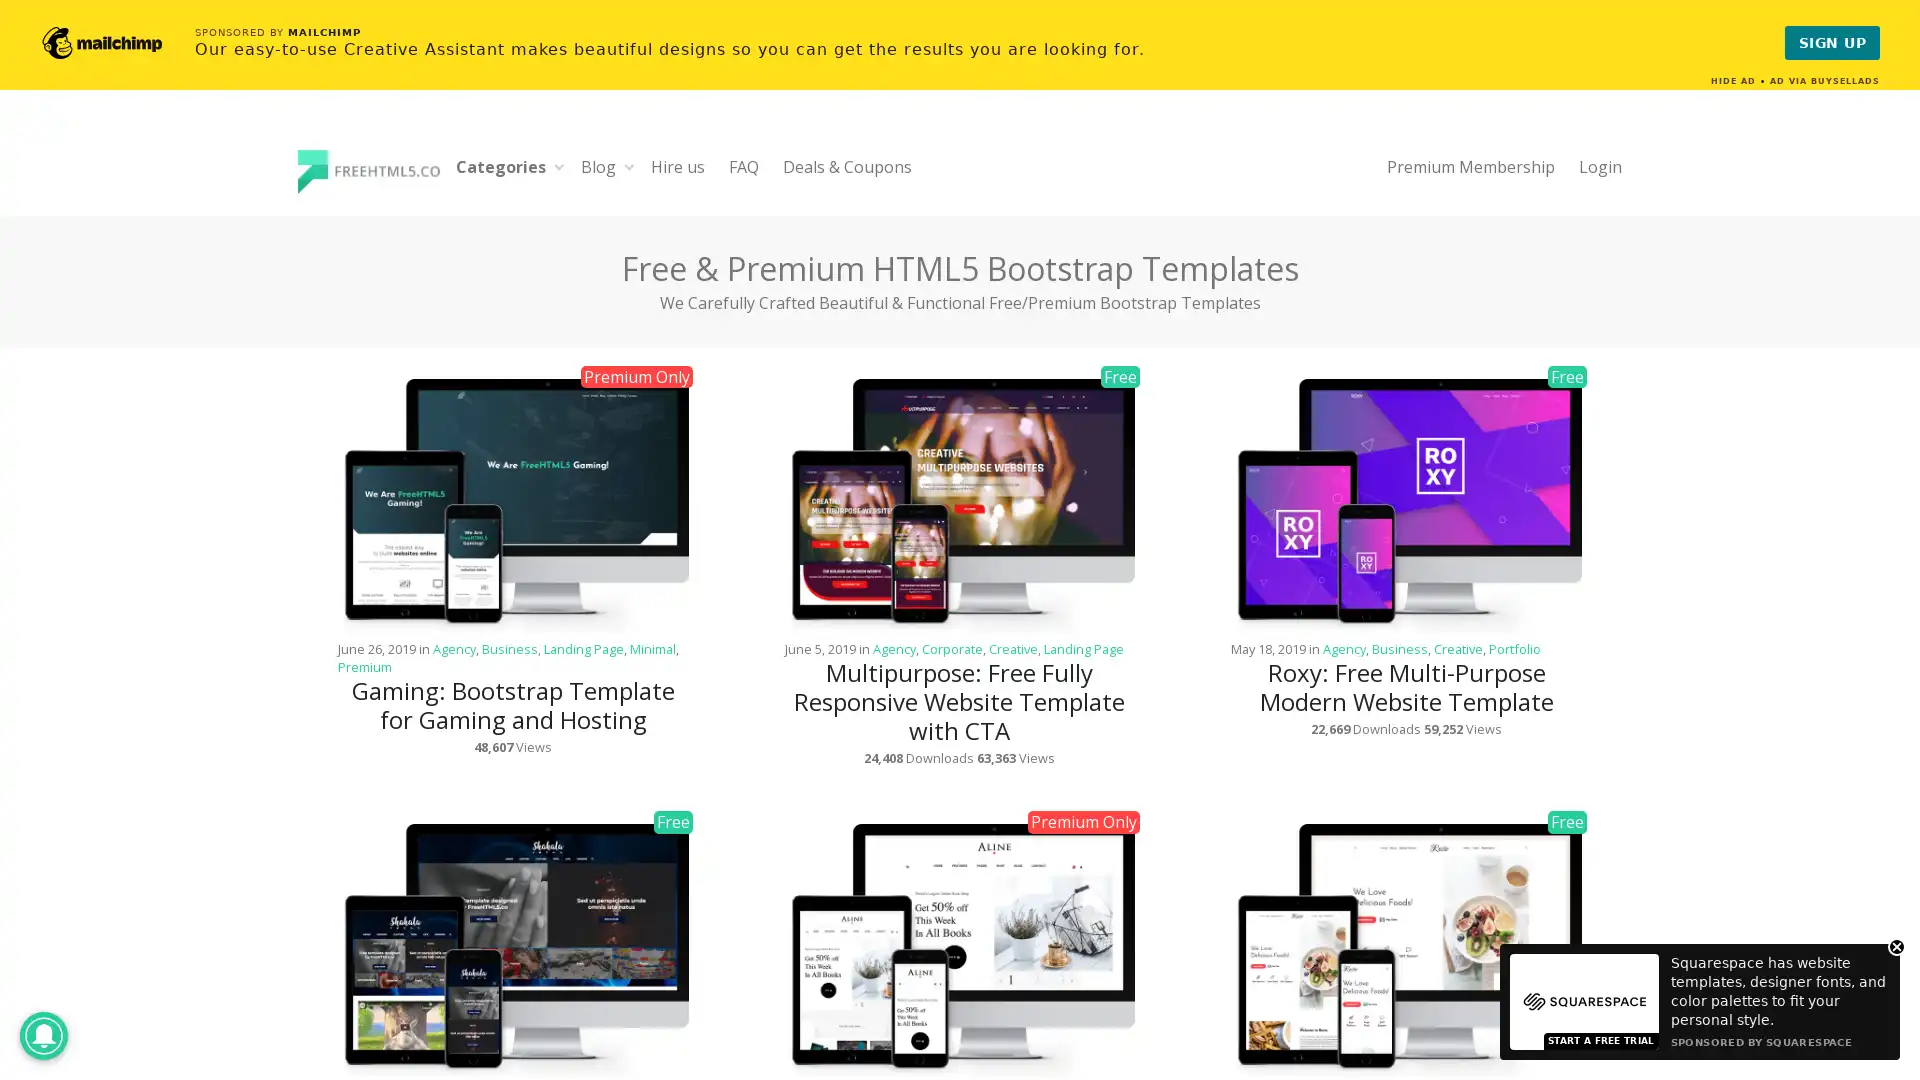 This screenshot has width=1920, height=1080. I want to click on Expand child menu, so click(628, 165).